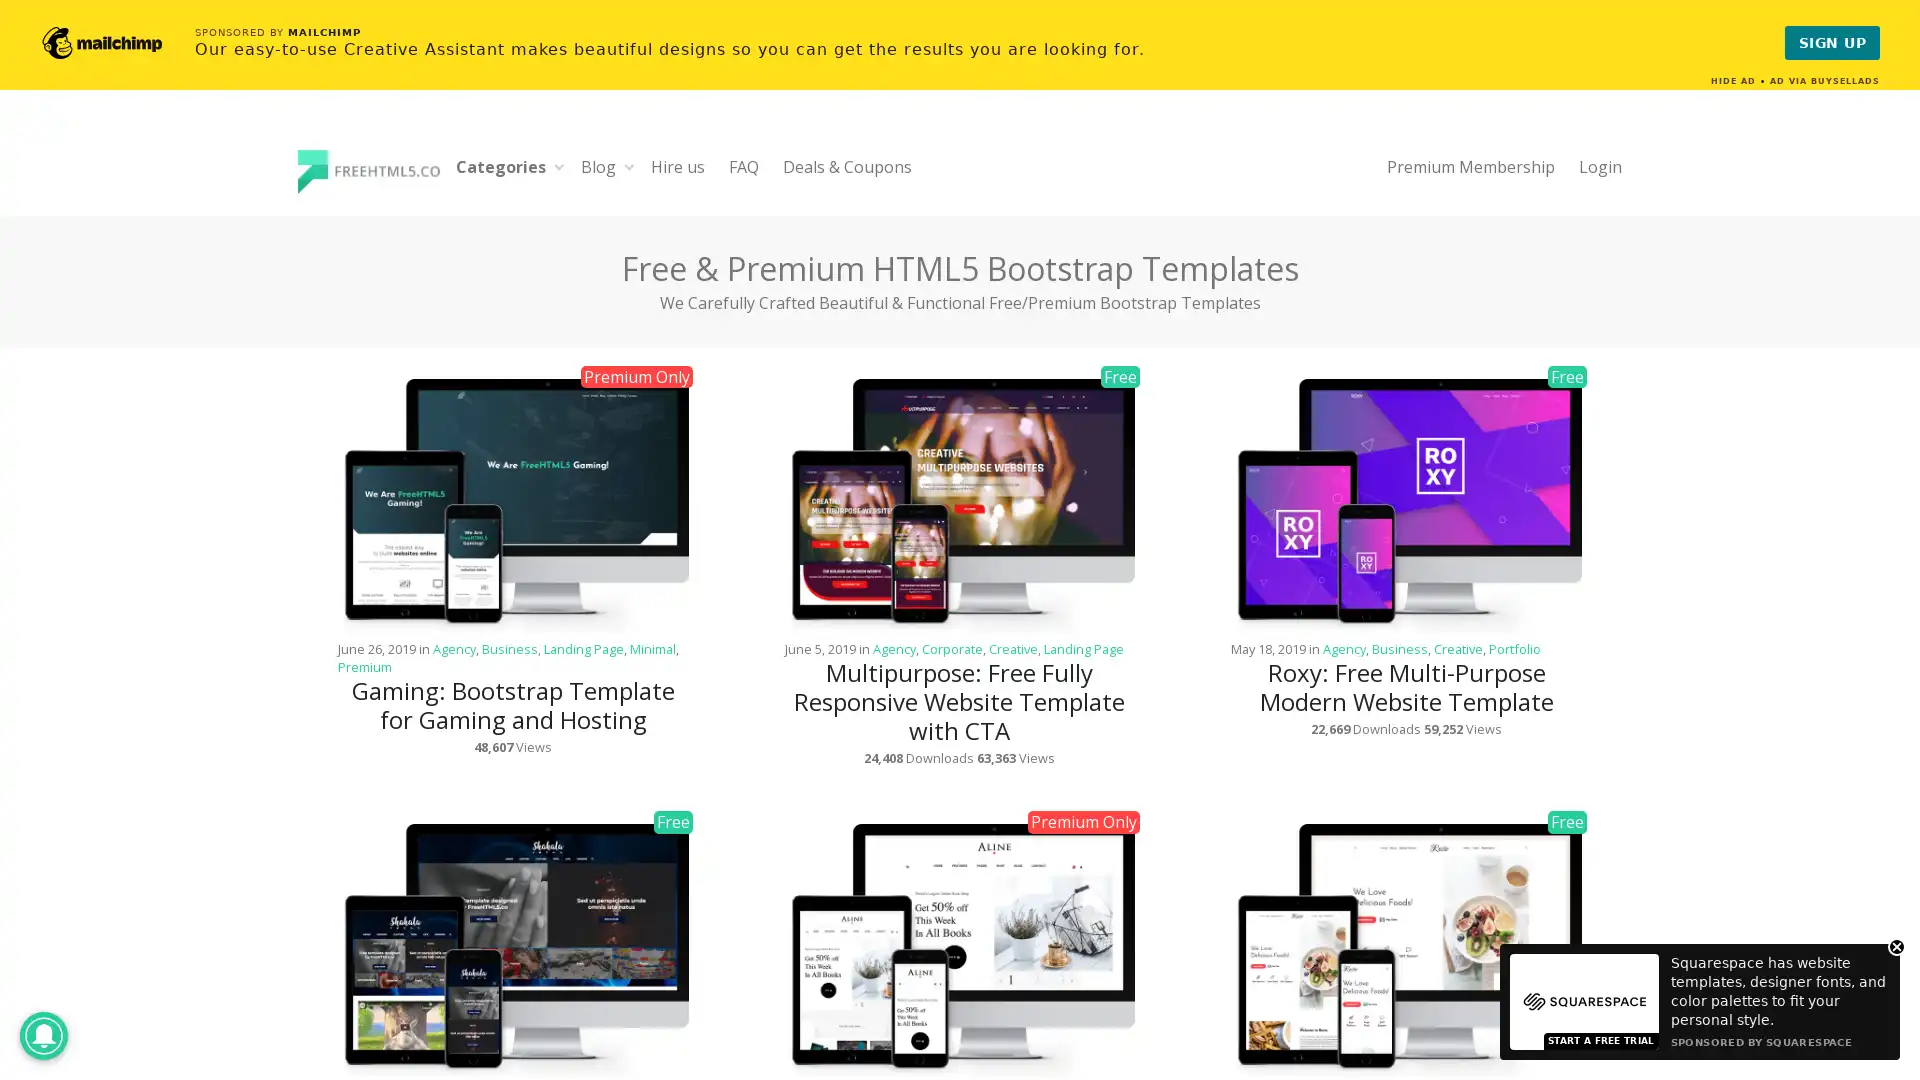 This screenshot has width=1920, height=1080. I want to click on Expand child menu, so click(628, 165).